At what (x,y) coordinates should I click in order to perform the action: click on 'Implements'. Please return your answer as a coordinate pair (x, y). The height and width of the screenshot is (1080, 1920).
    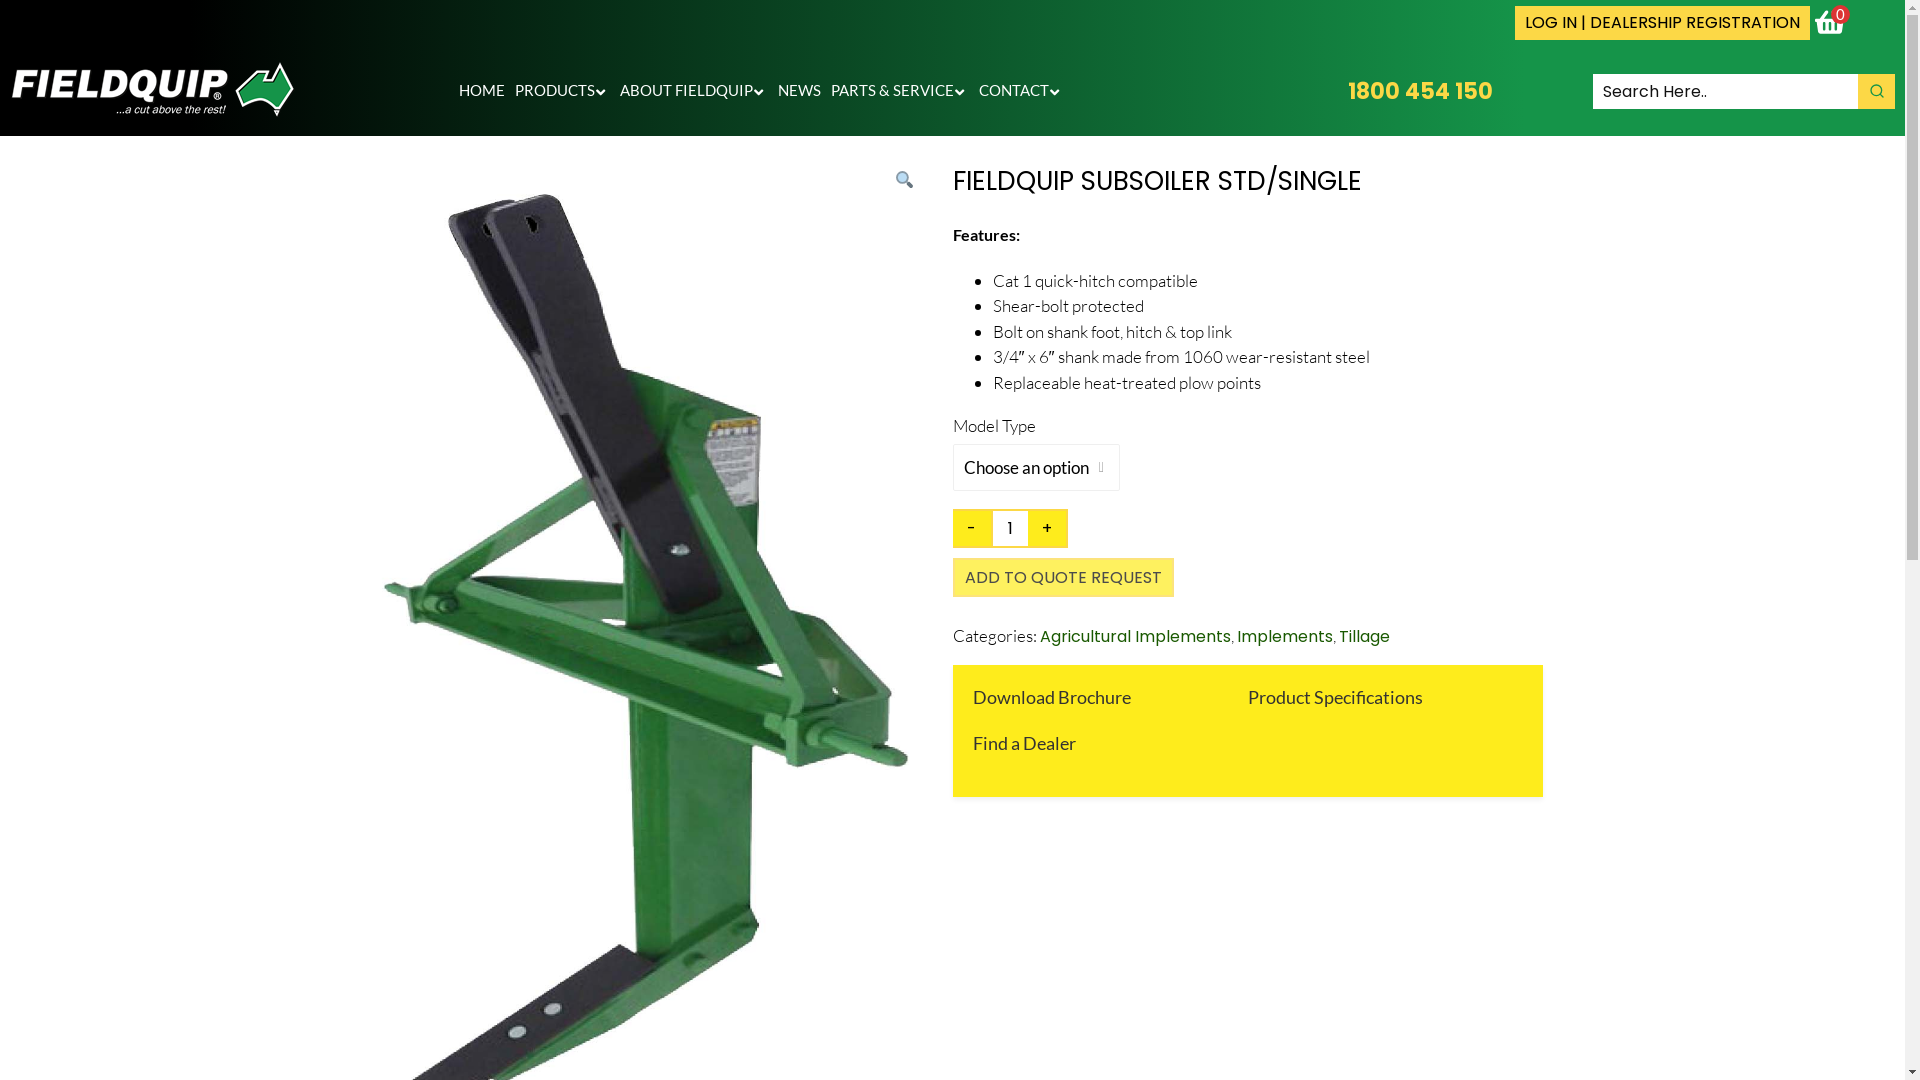
    Looking at the image, I should click on (1283, 636).